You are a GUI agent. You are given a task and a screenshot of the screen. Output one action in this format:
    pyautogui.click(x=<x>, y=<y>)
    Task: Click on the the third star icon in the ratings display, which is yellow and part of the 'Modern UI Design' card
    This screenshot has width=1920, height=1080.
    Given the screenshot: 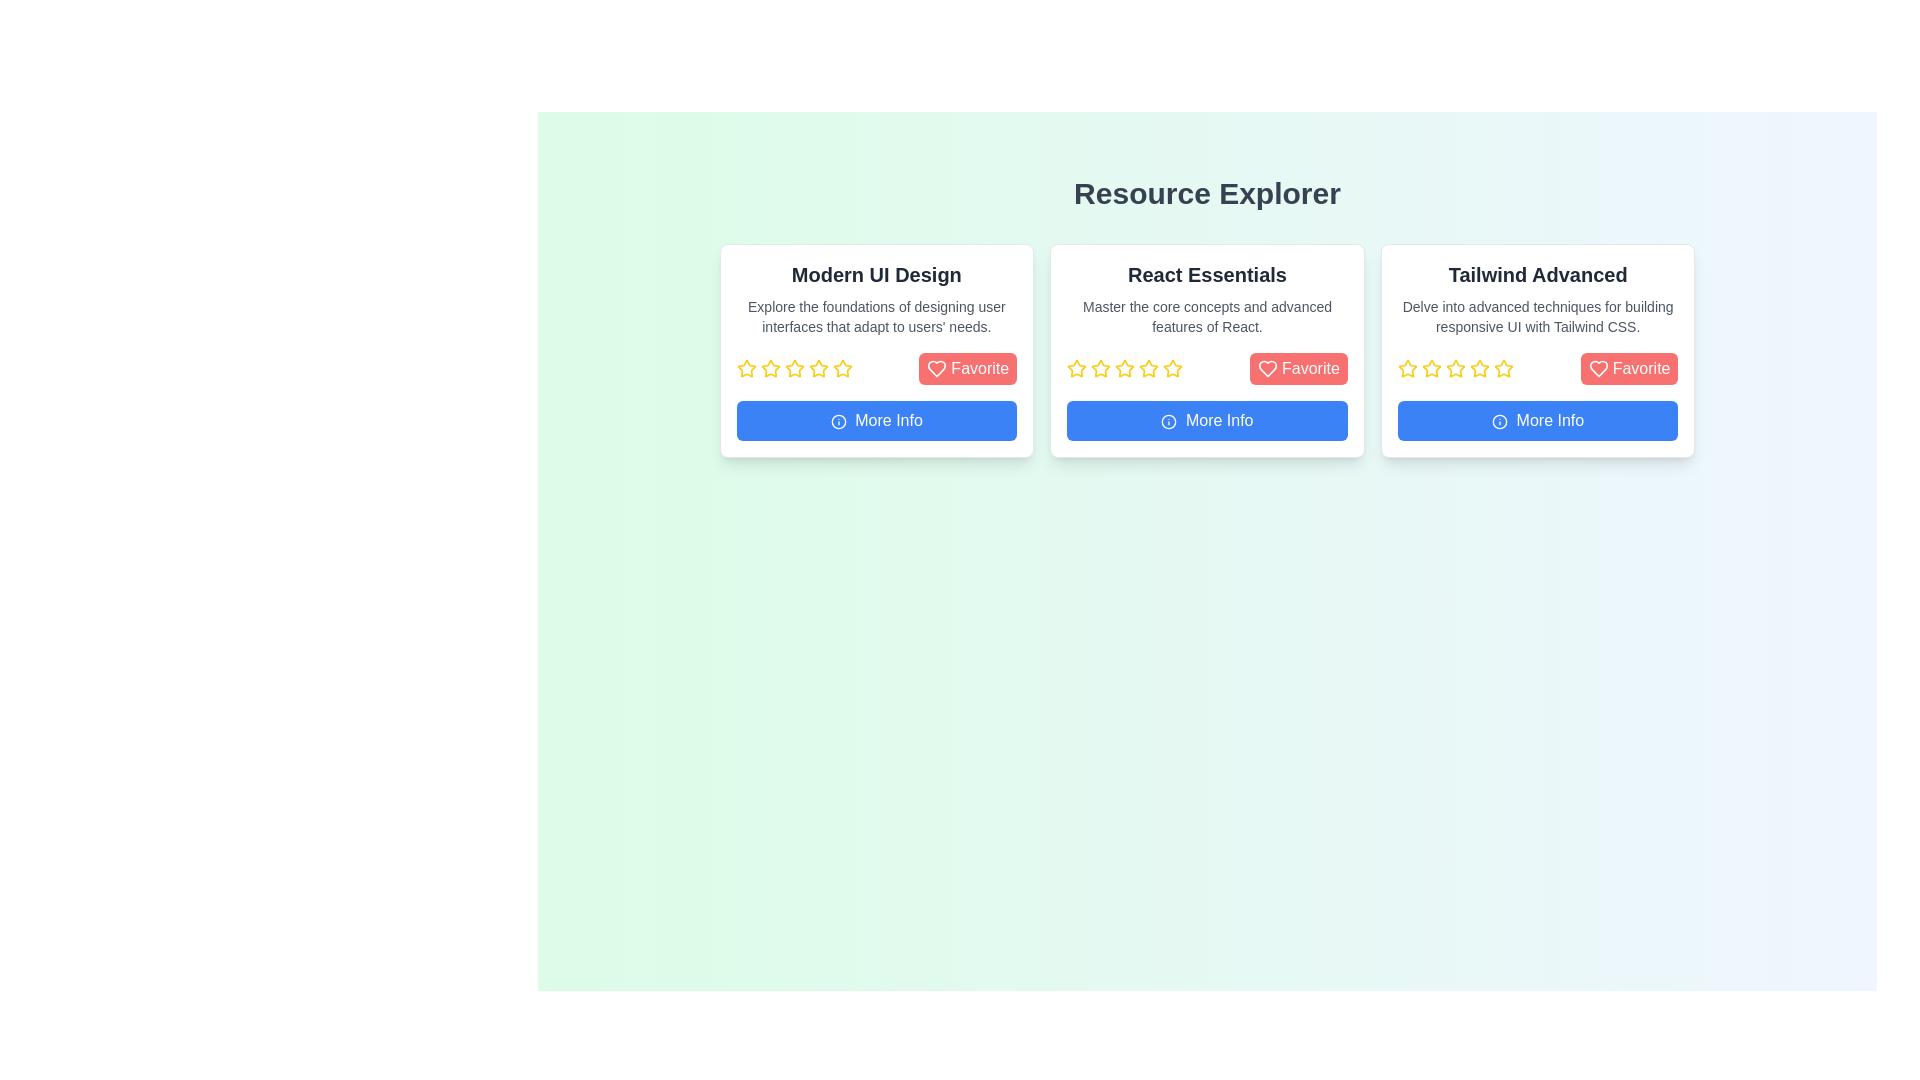 What is the action you would take?
    pyautogui.click(x=795, y=369)
    